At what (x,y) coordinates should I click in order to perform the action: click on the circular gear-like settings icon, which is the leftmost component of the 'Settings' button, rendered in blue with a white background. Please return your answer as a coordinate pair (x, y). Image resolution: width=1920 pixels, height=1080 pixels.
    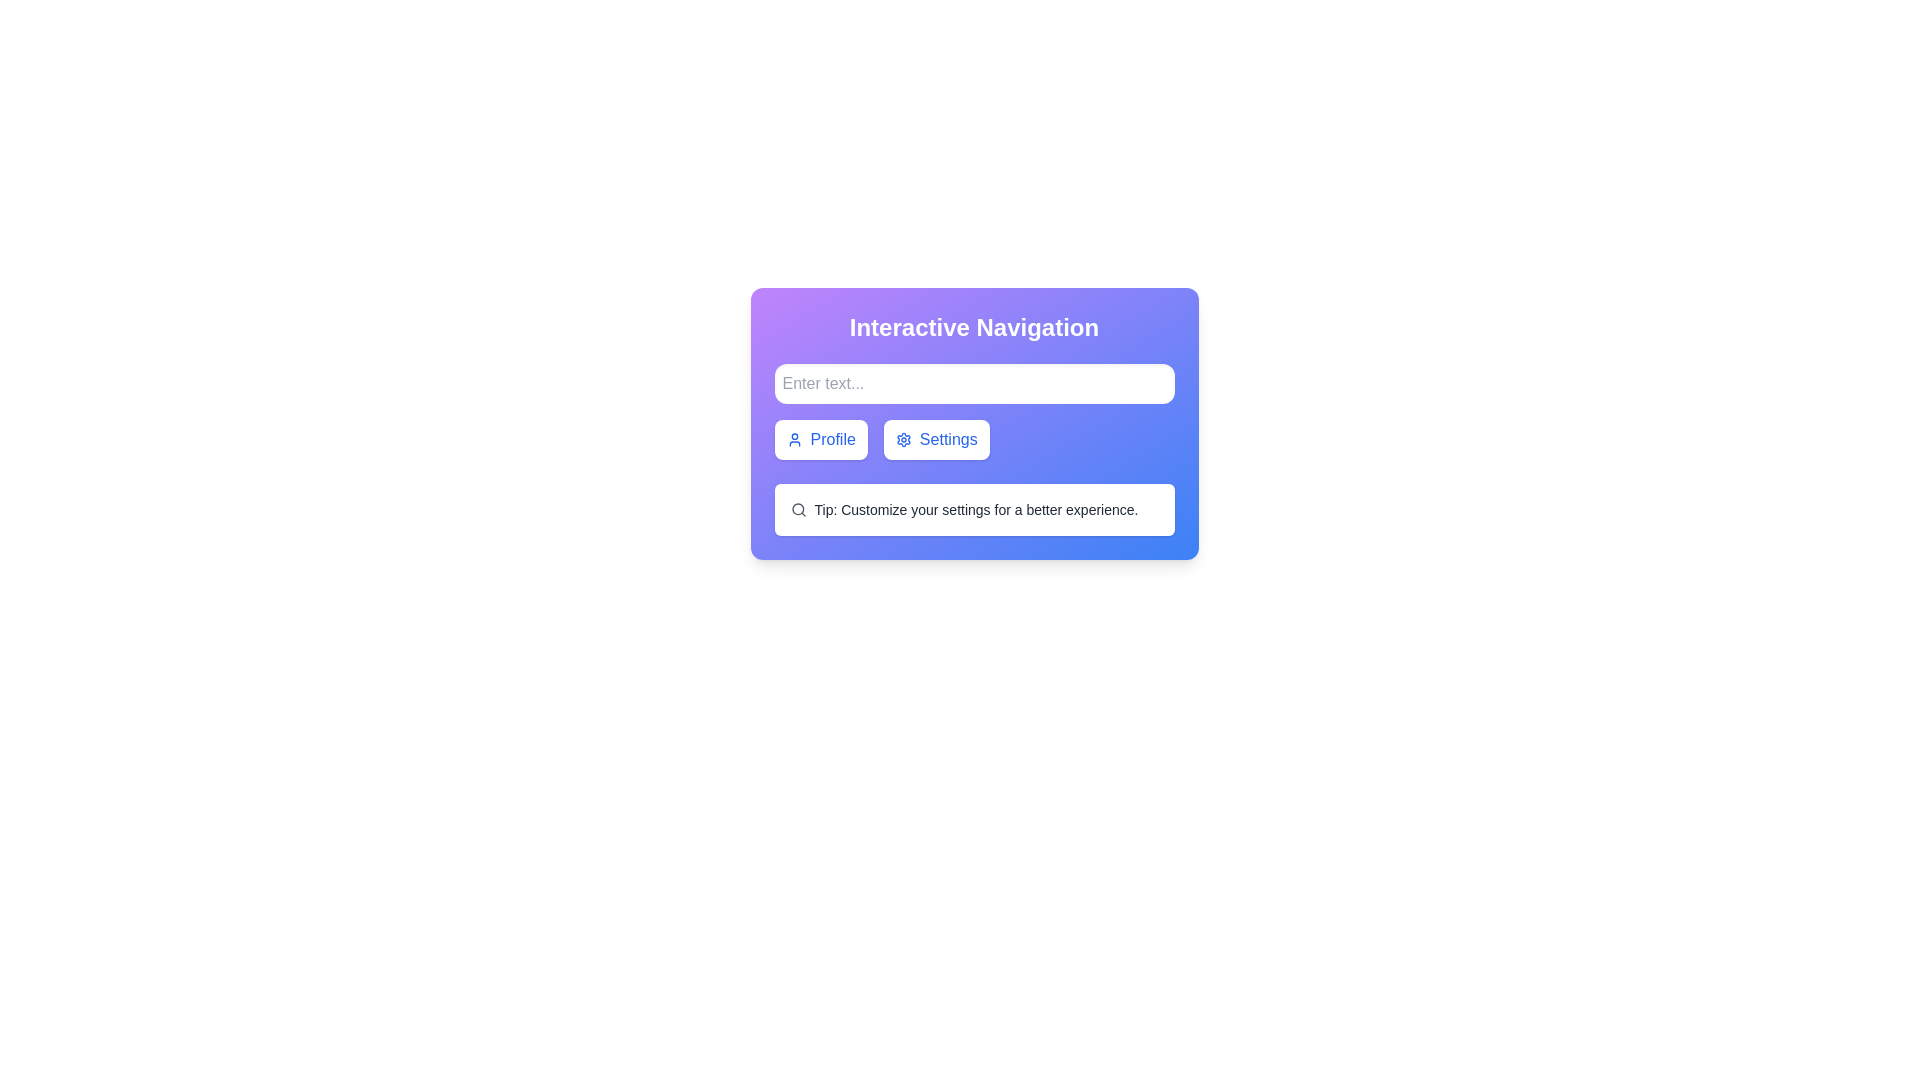
    Looking at the image, I should click on (902, 438).